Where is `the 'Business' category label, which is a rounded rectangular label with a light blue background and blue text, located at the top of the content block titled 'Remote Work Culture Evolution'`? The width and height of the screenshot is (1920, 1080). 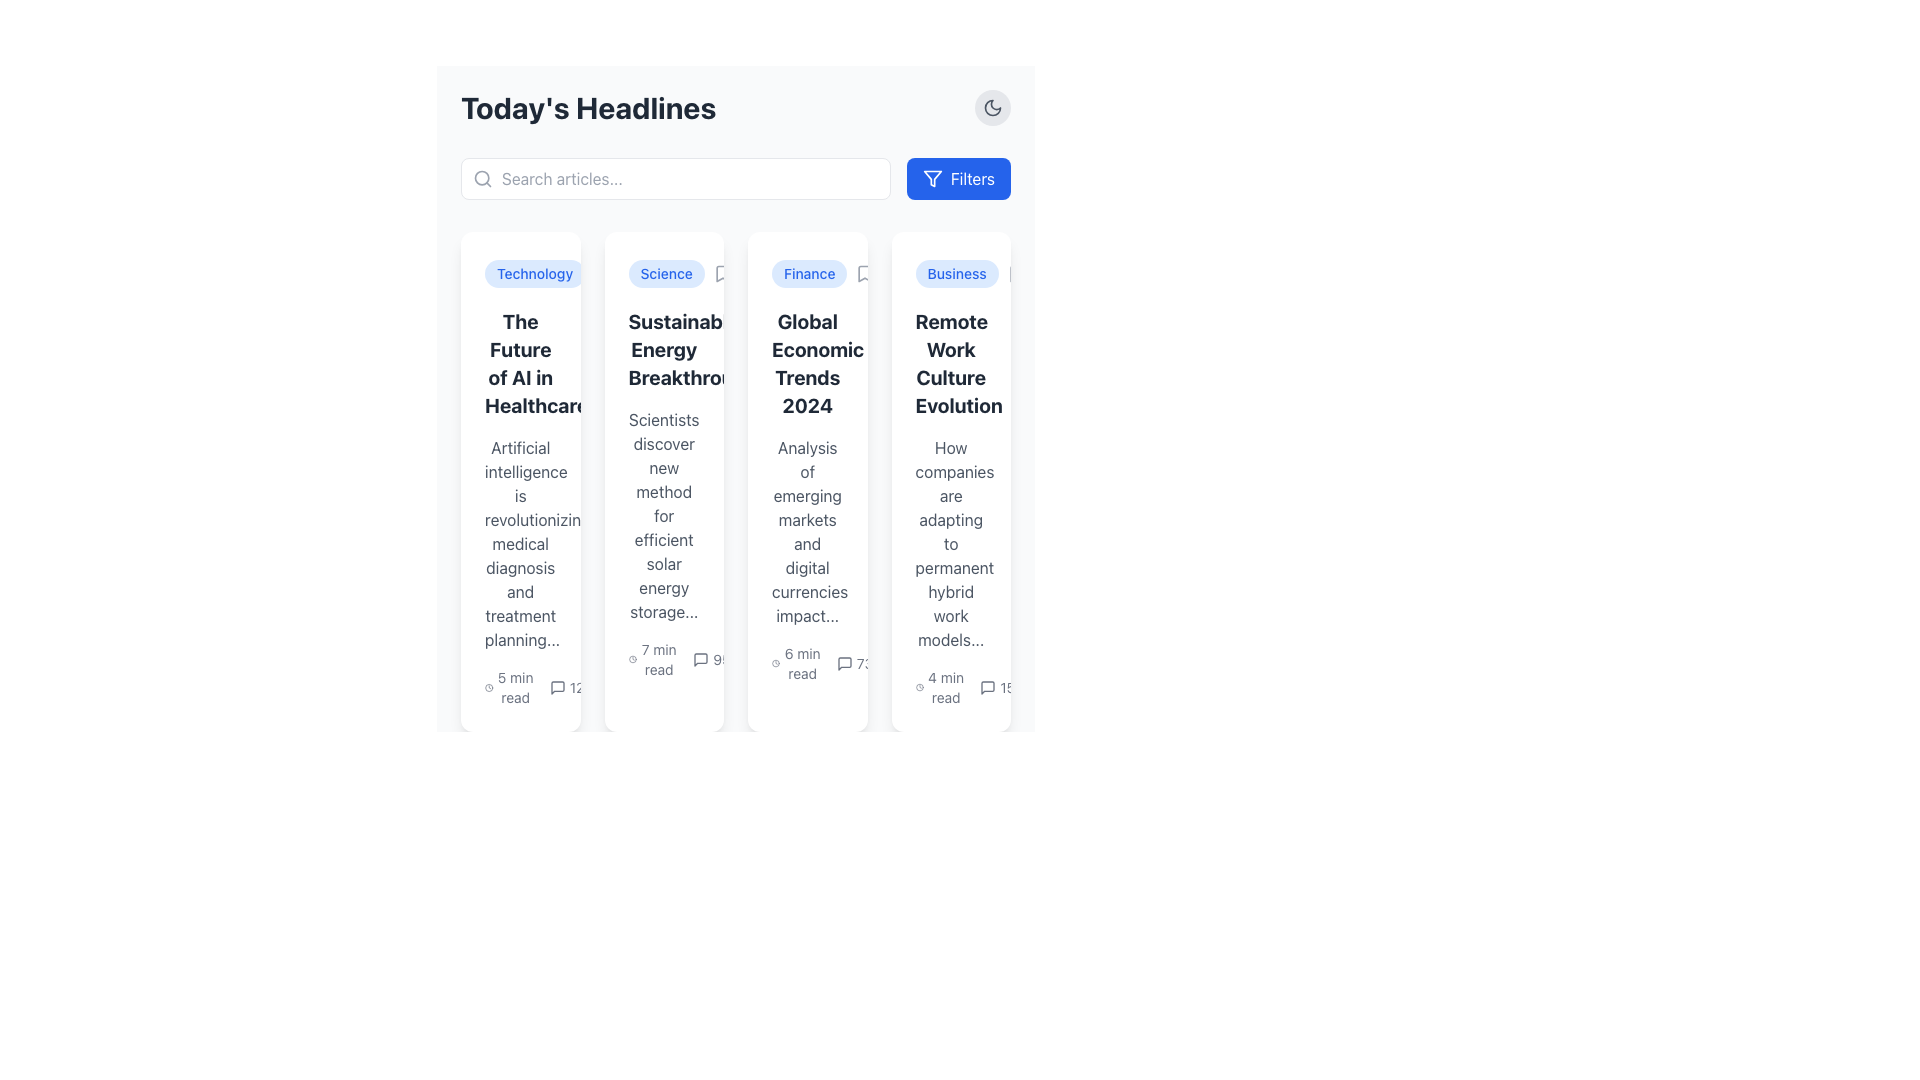
the 'Business' category label, which is a rounded rectangular label with a light blue background and blue text, located at the top of the content block titled 'Remote Work Culture Evolution' is located at coordinates (950, 273).